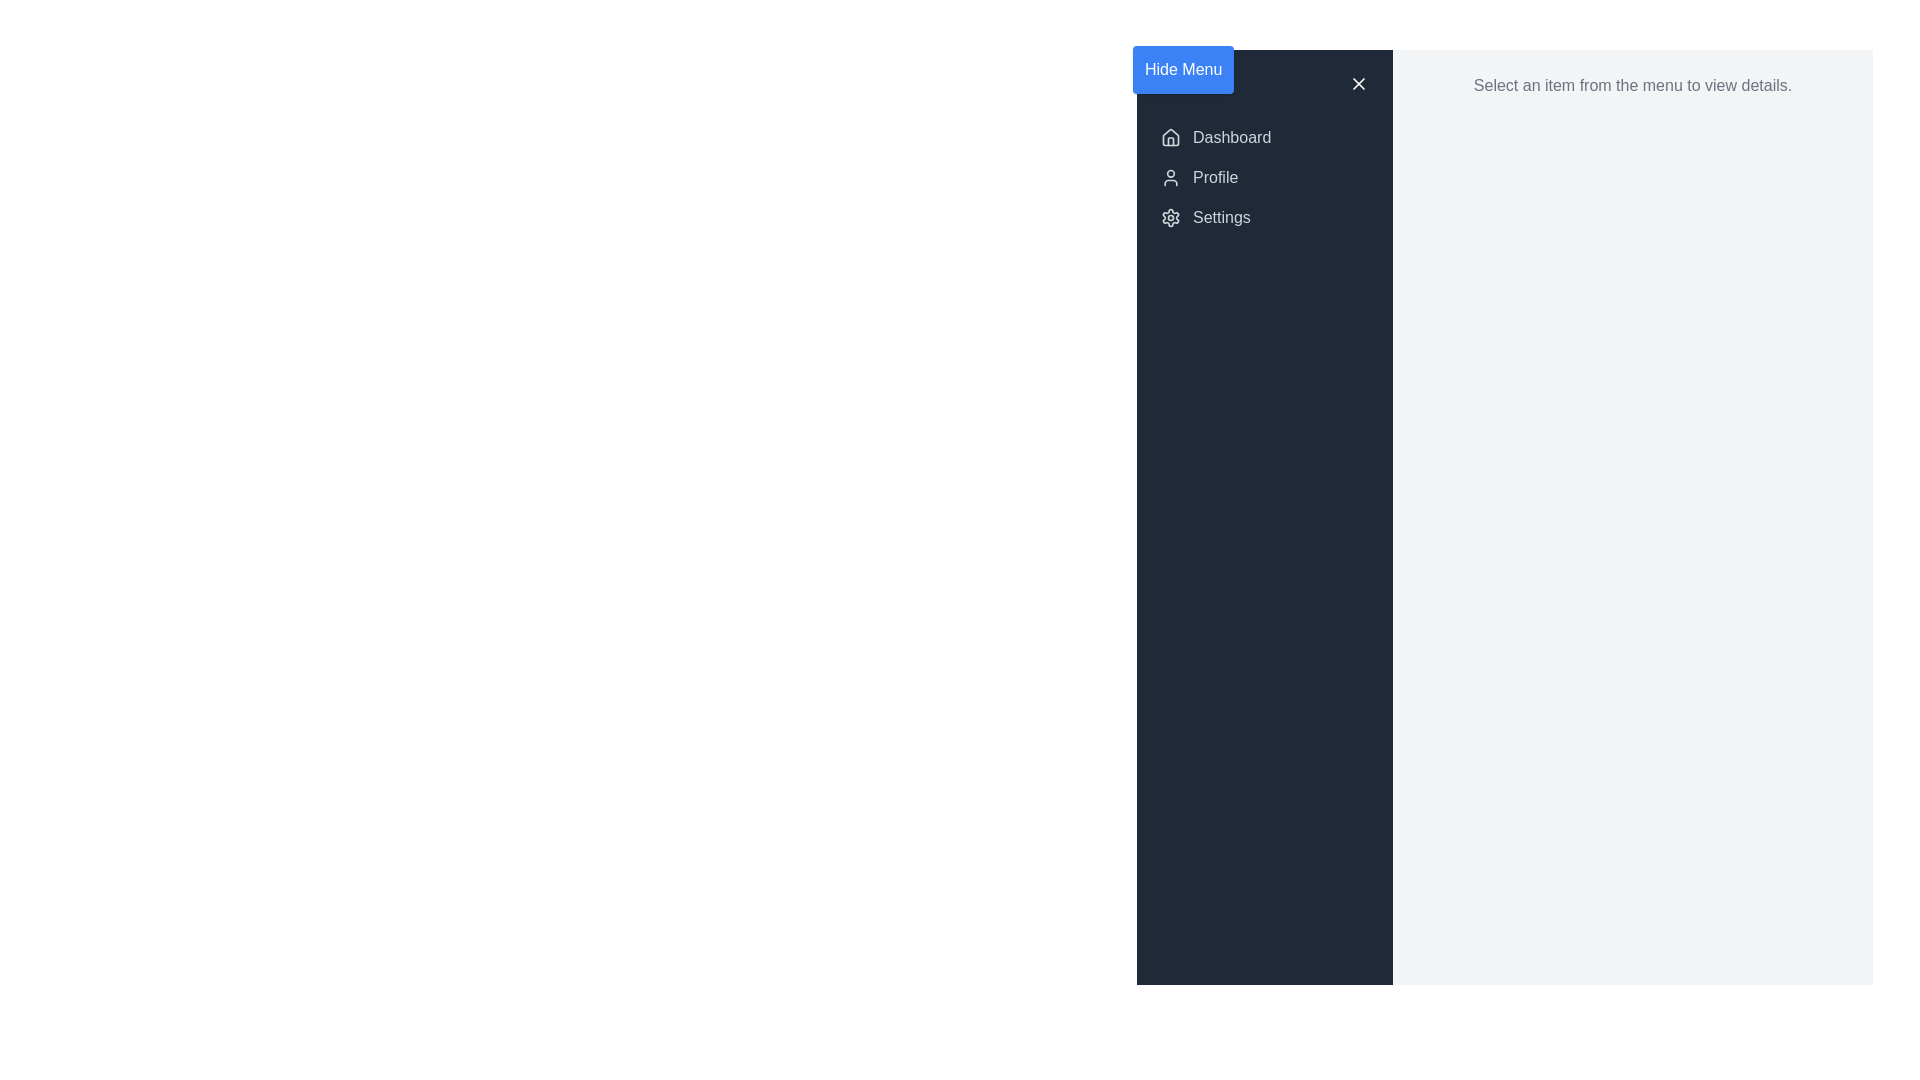  I want to click on the button located at the top of the side navigation bar, which is used to hide or collapse the side navigation menu, so click(1183, 68).